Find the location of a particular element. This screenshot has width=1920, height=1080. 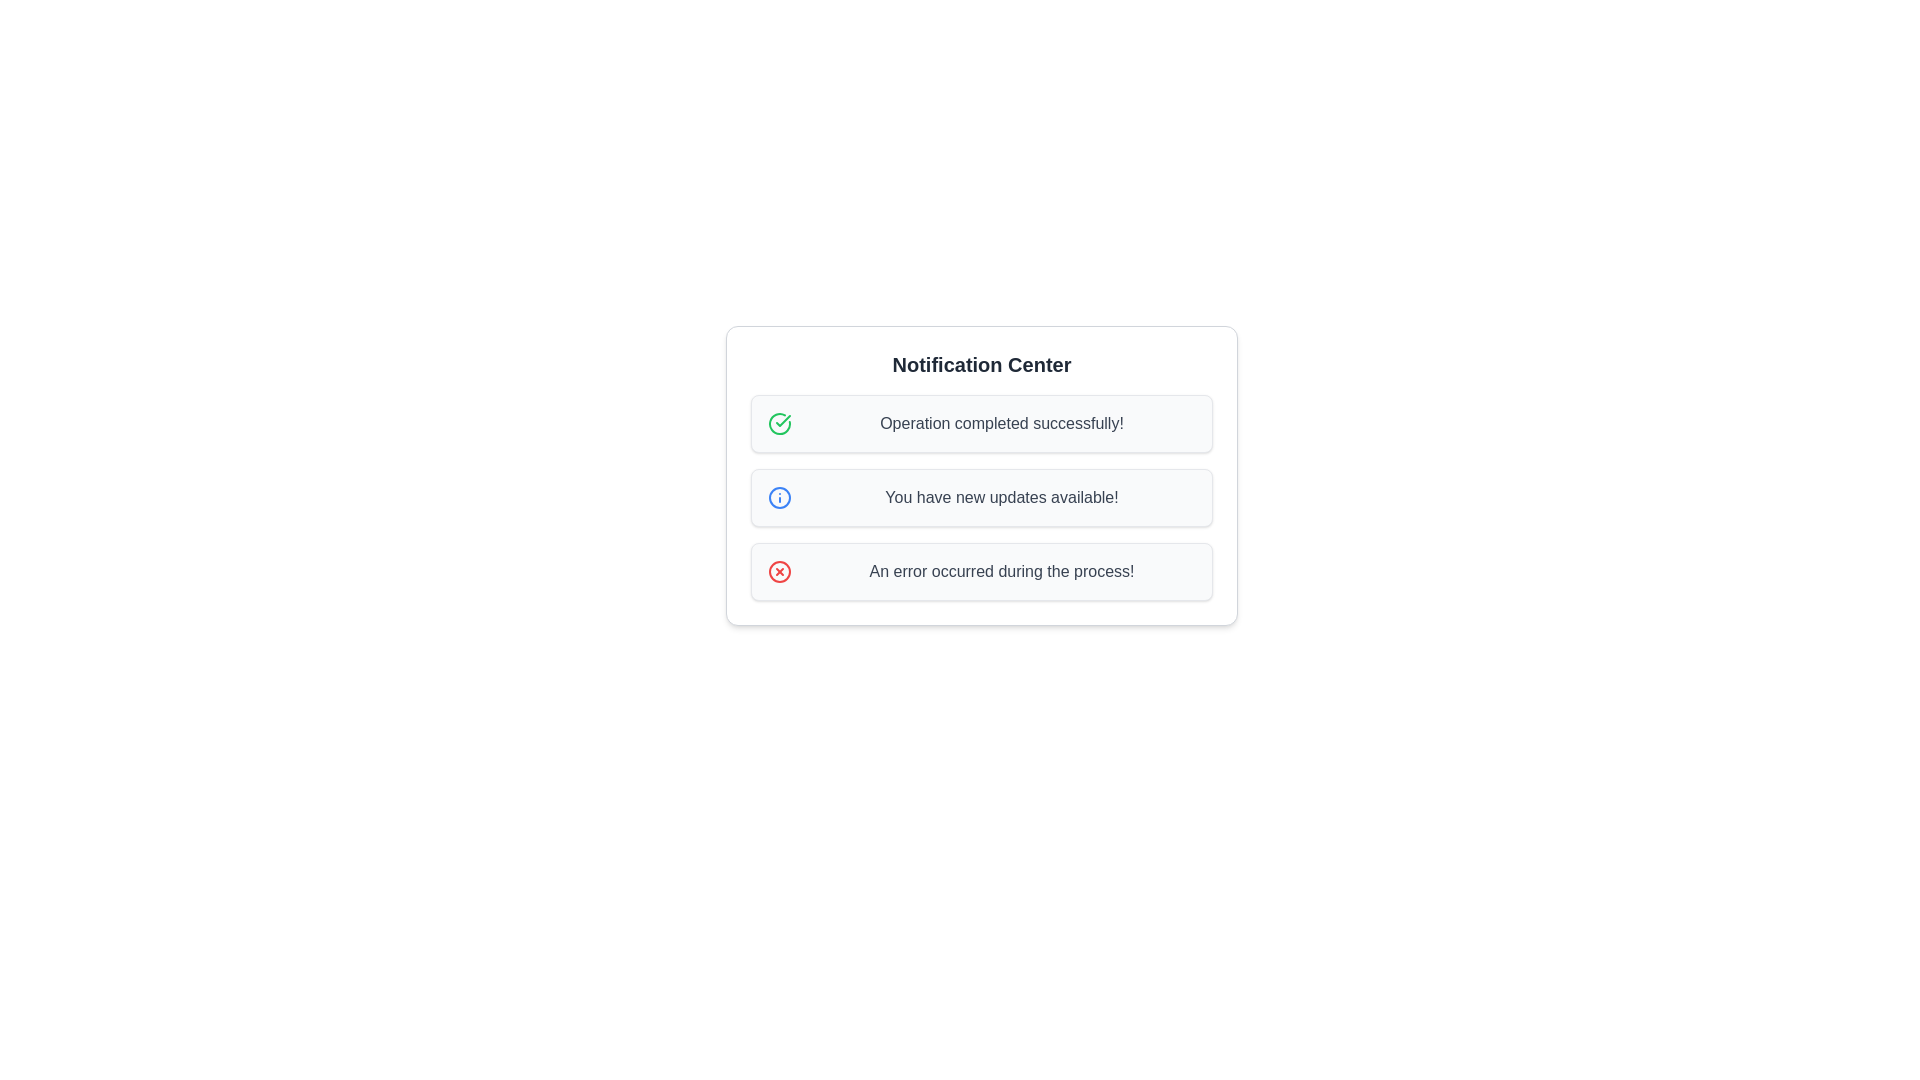

error message displayed in the Notification box located in the Notification Center, which is the third item in the list, positioned between the notifications 'You have new updates available!' and the next notification is located at coordinates (982, 571).